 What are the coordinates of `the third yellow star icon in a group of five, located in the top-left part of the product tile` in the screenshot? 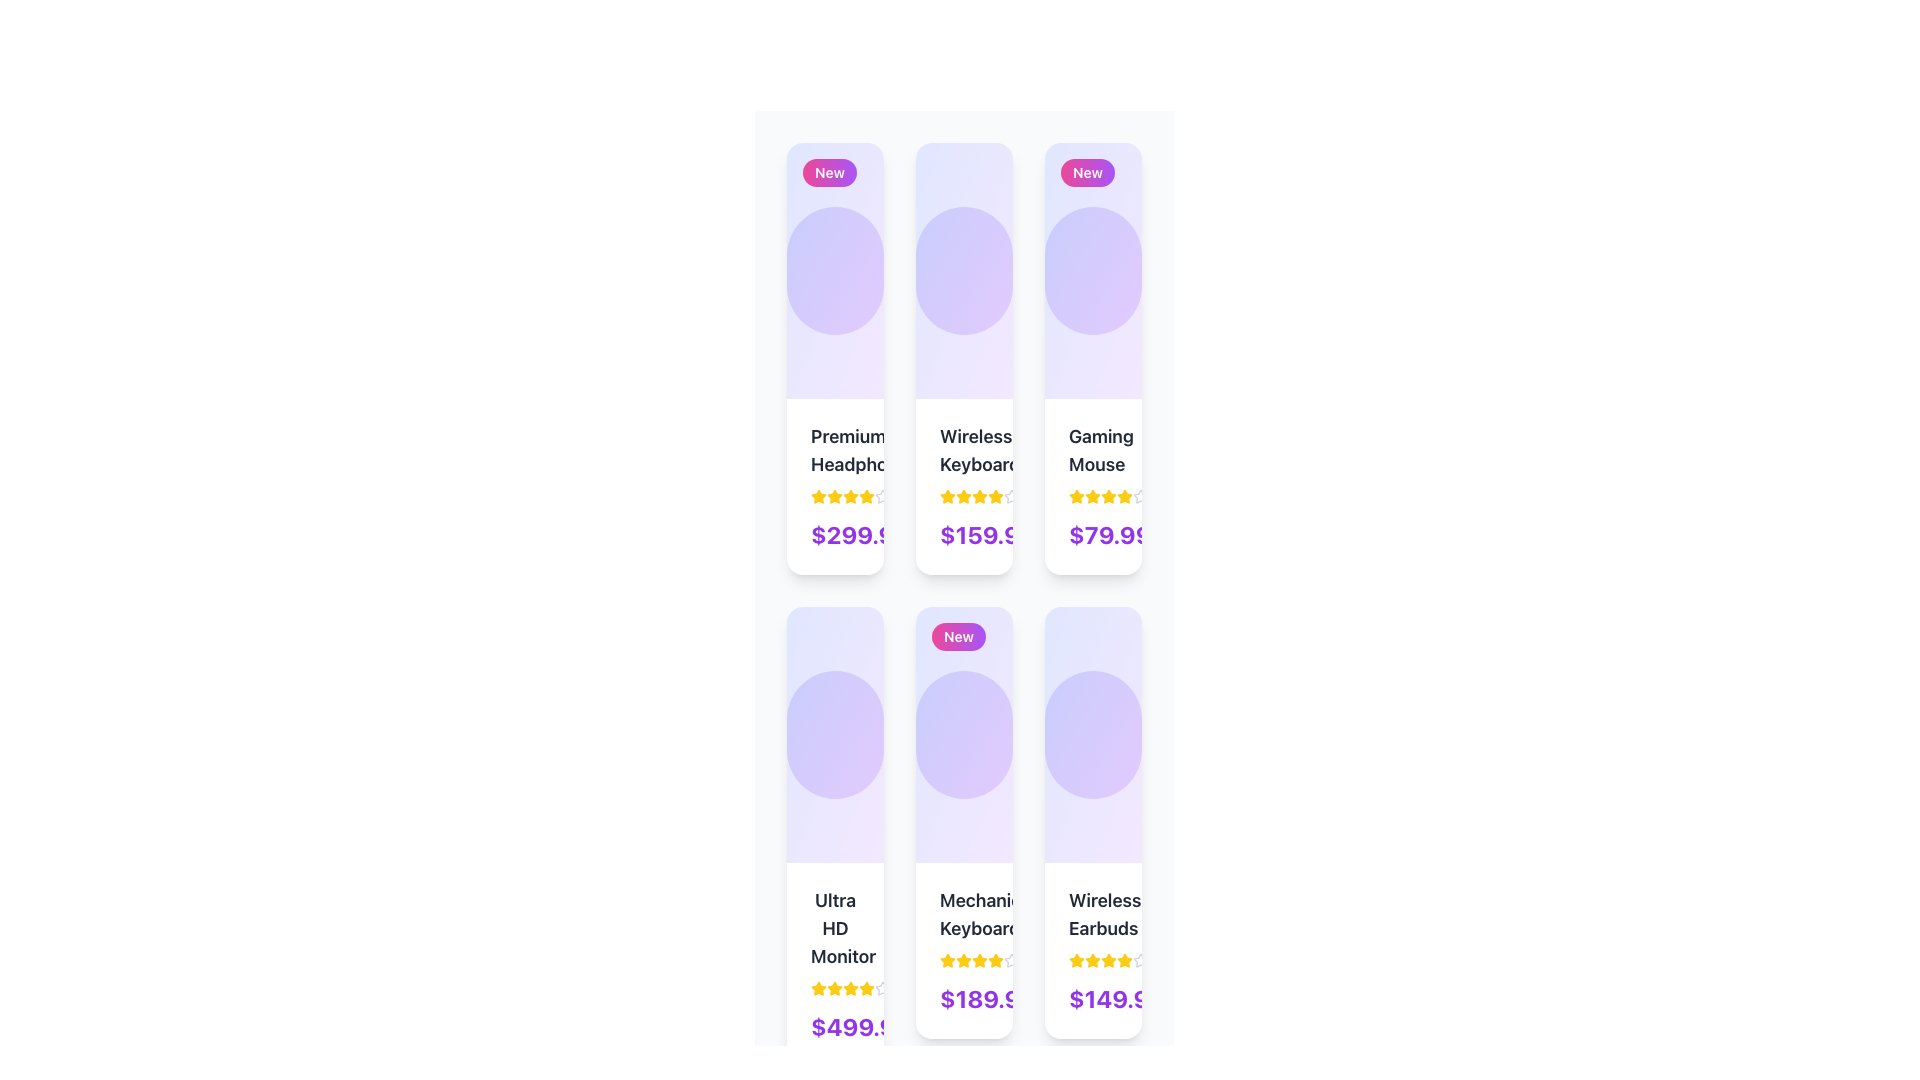 It's located at (835, 496).